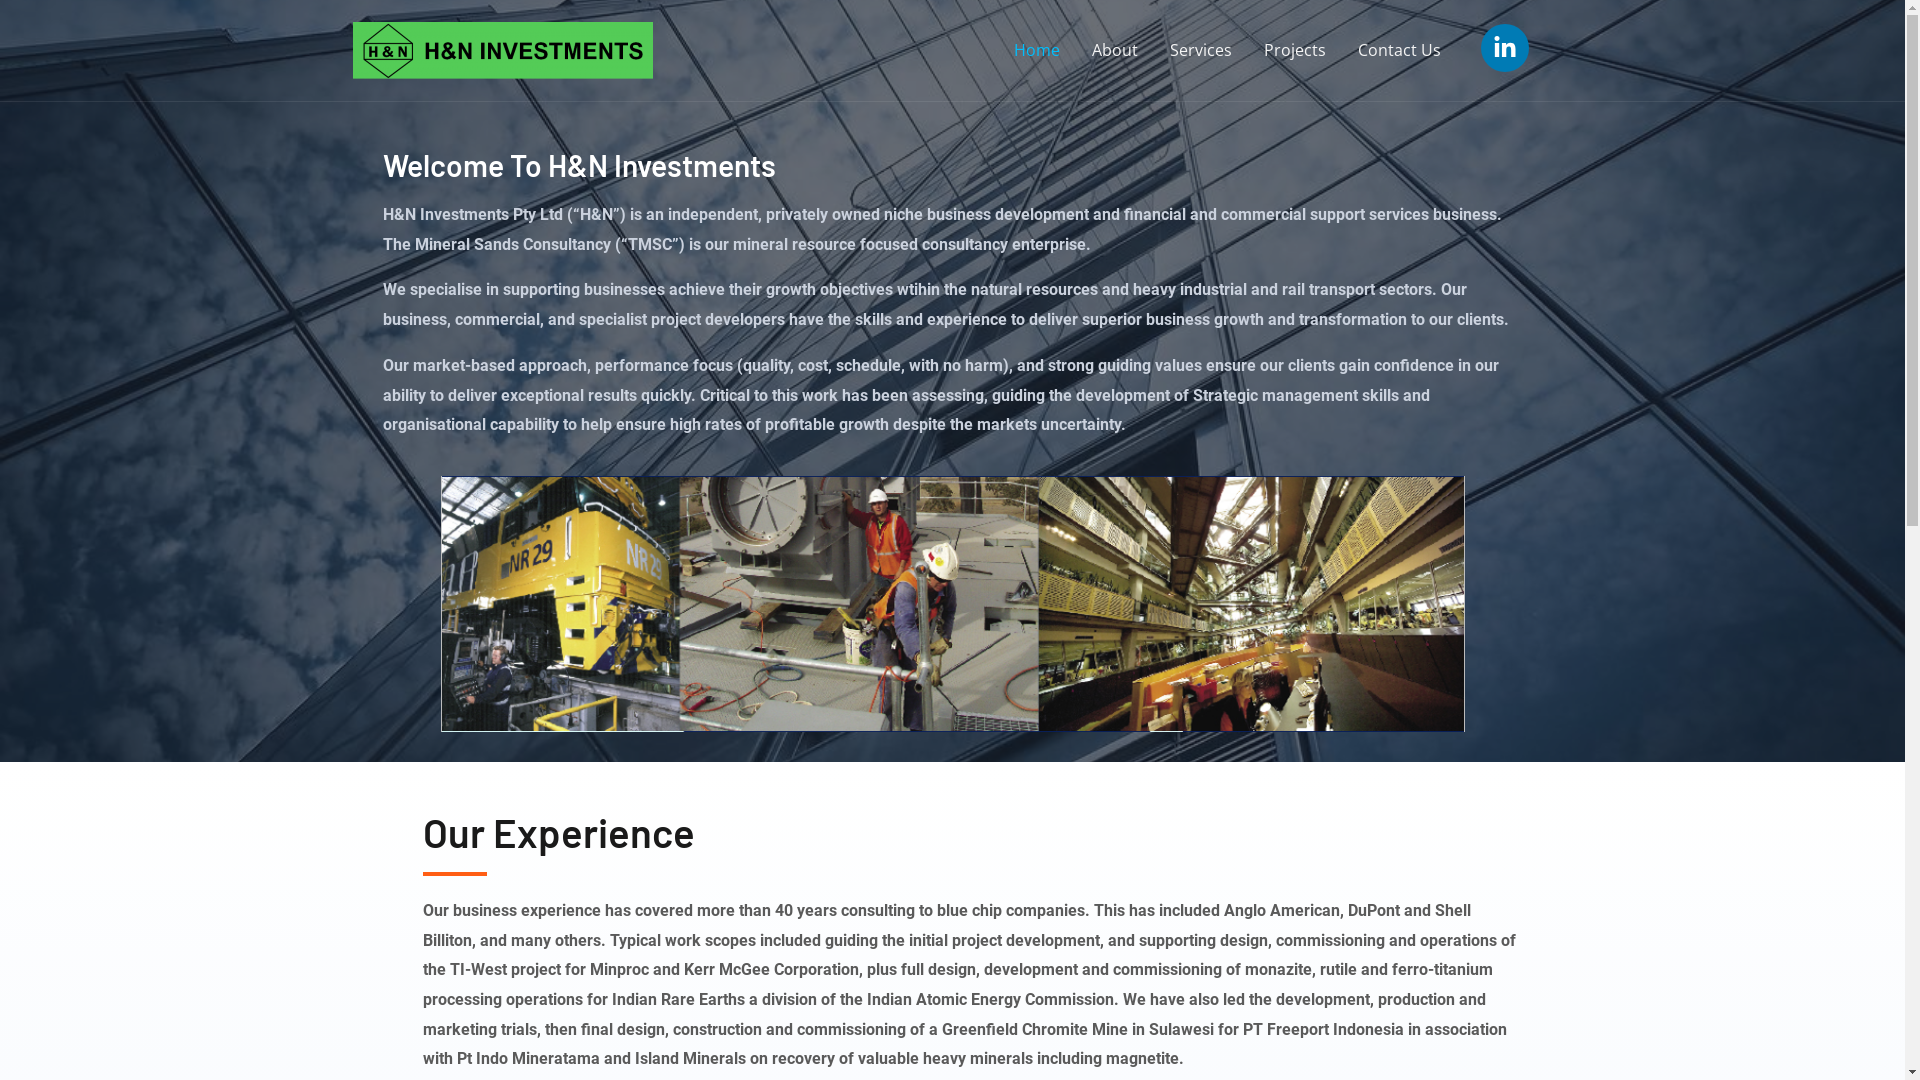 The image size is (1920, 1080). Describe the element at coordinates (1295, 49) in the screenshot. I see `'Projects'` at that location.